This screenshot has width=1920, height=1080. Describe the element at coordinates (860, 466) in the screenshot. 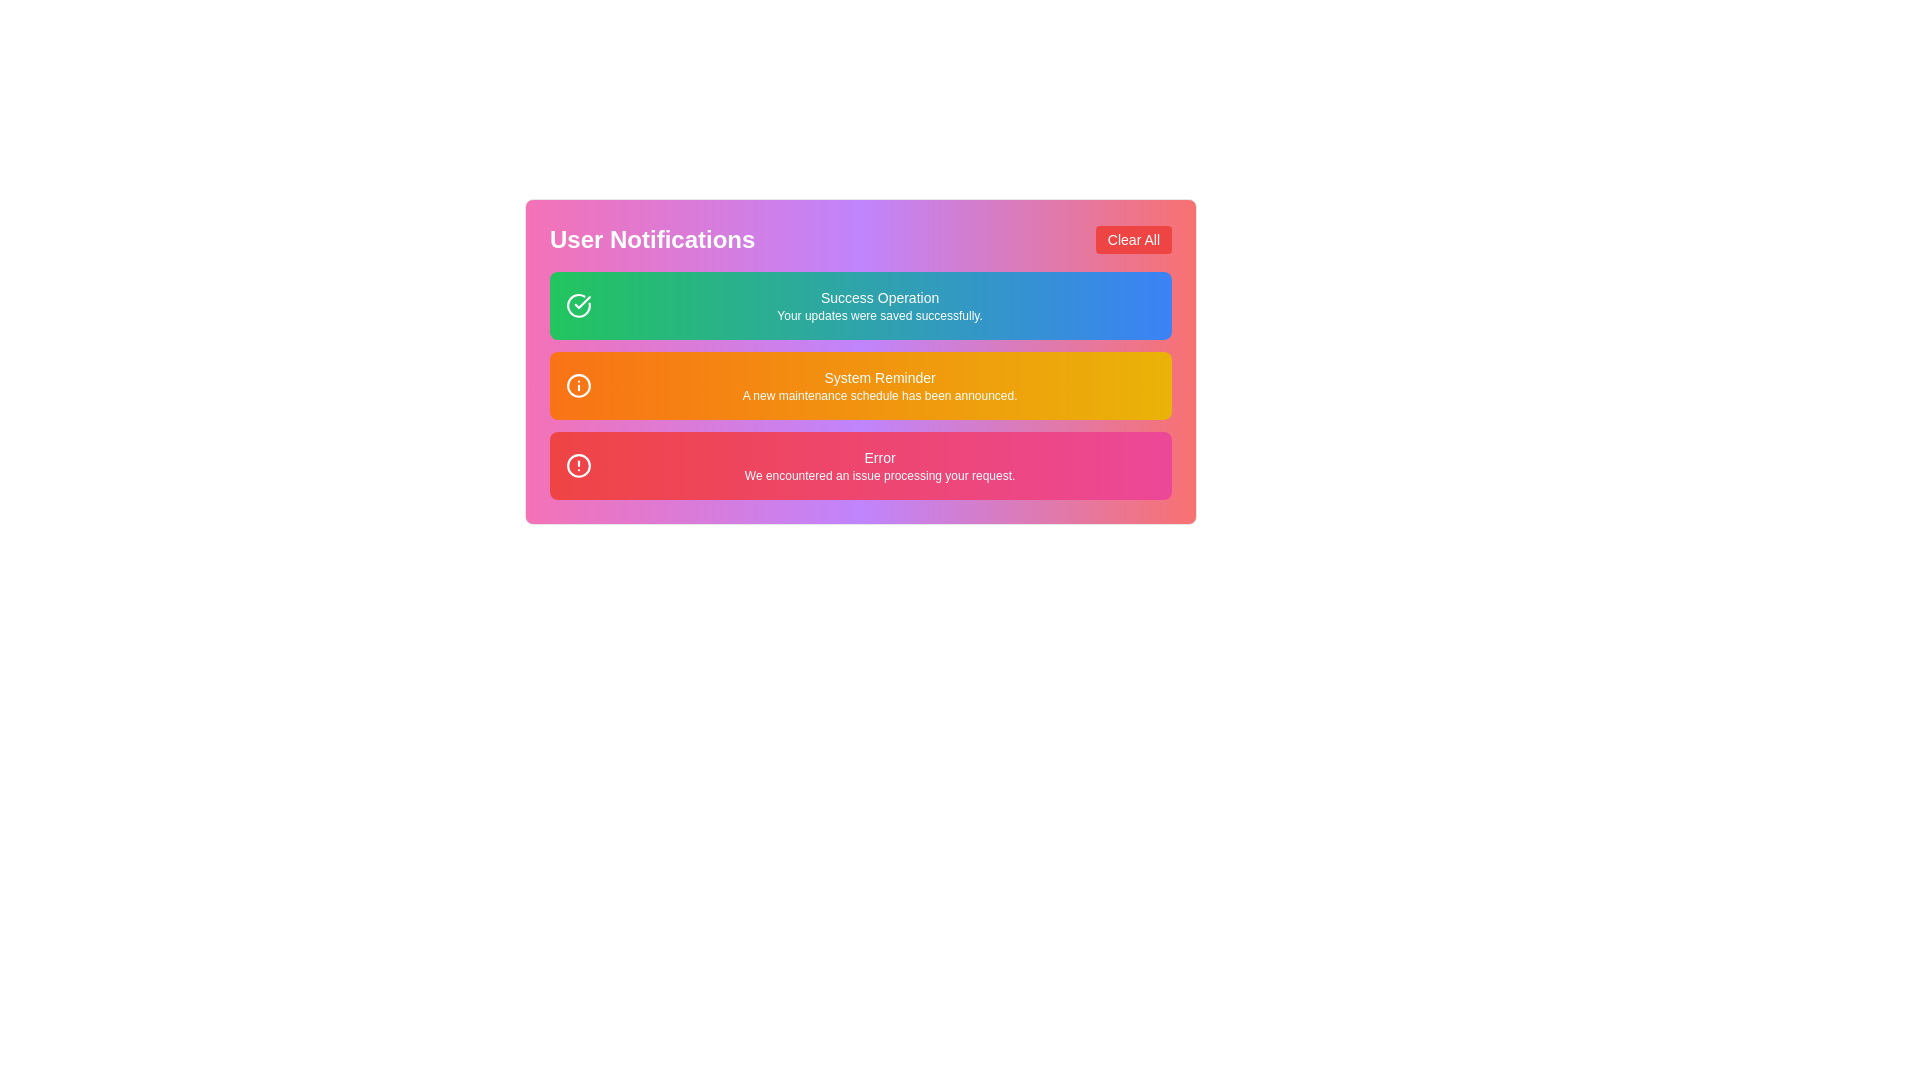

I see `the third Notification card, which serves as an alert for user errors and is located at the bottom of the notification list below the 'System Reminder'` at that location.